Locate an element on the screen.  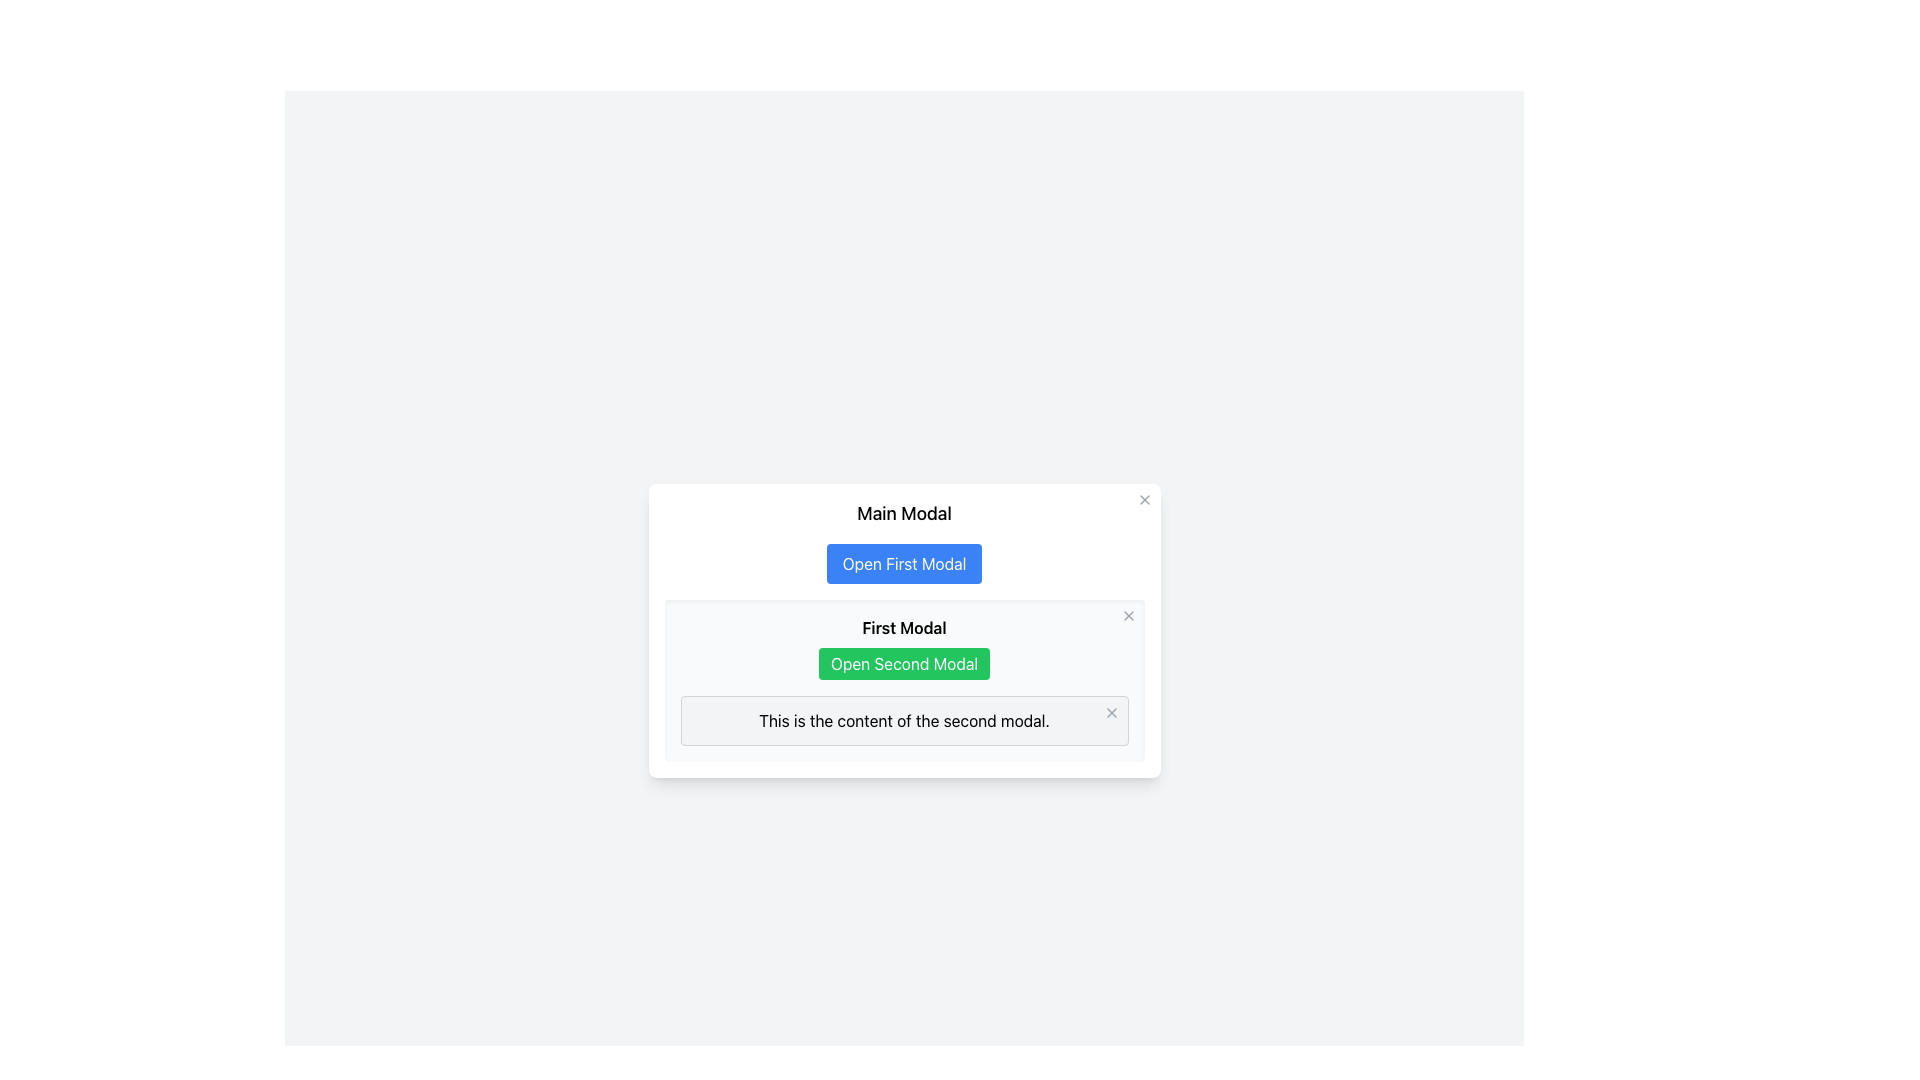
the static text inside the second modal, positioned below the 'Open Second Modal' button, providing descriptive information to the user is located at coordinates (903, 721).